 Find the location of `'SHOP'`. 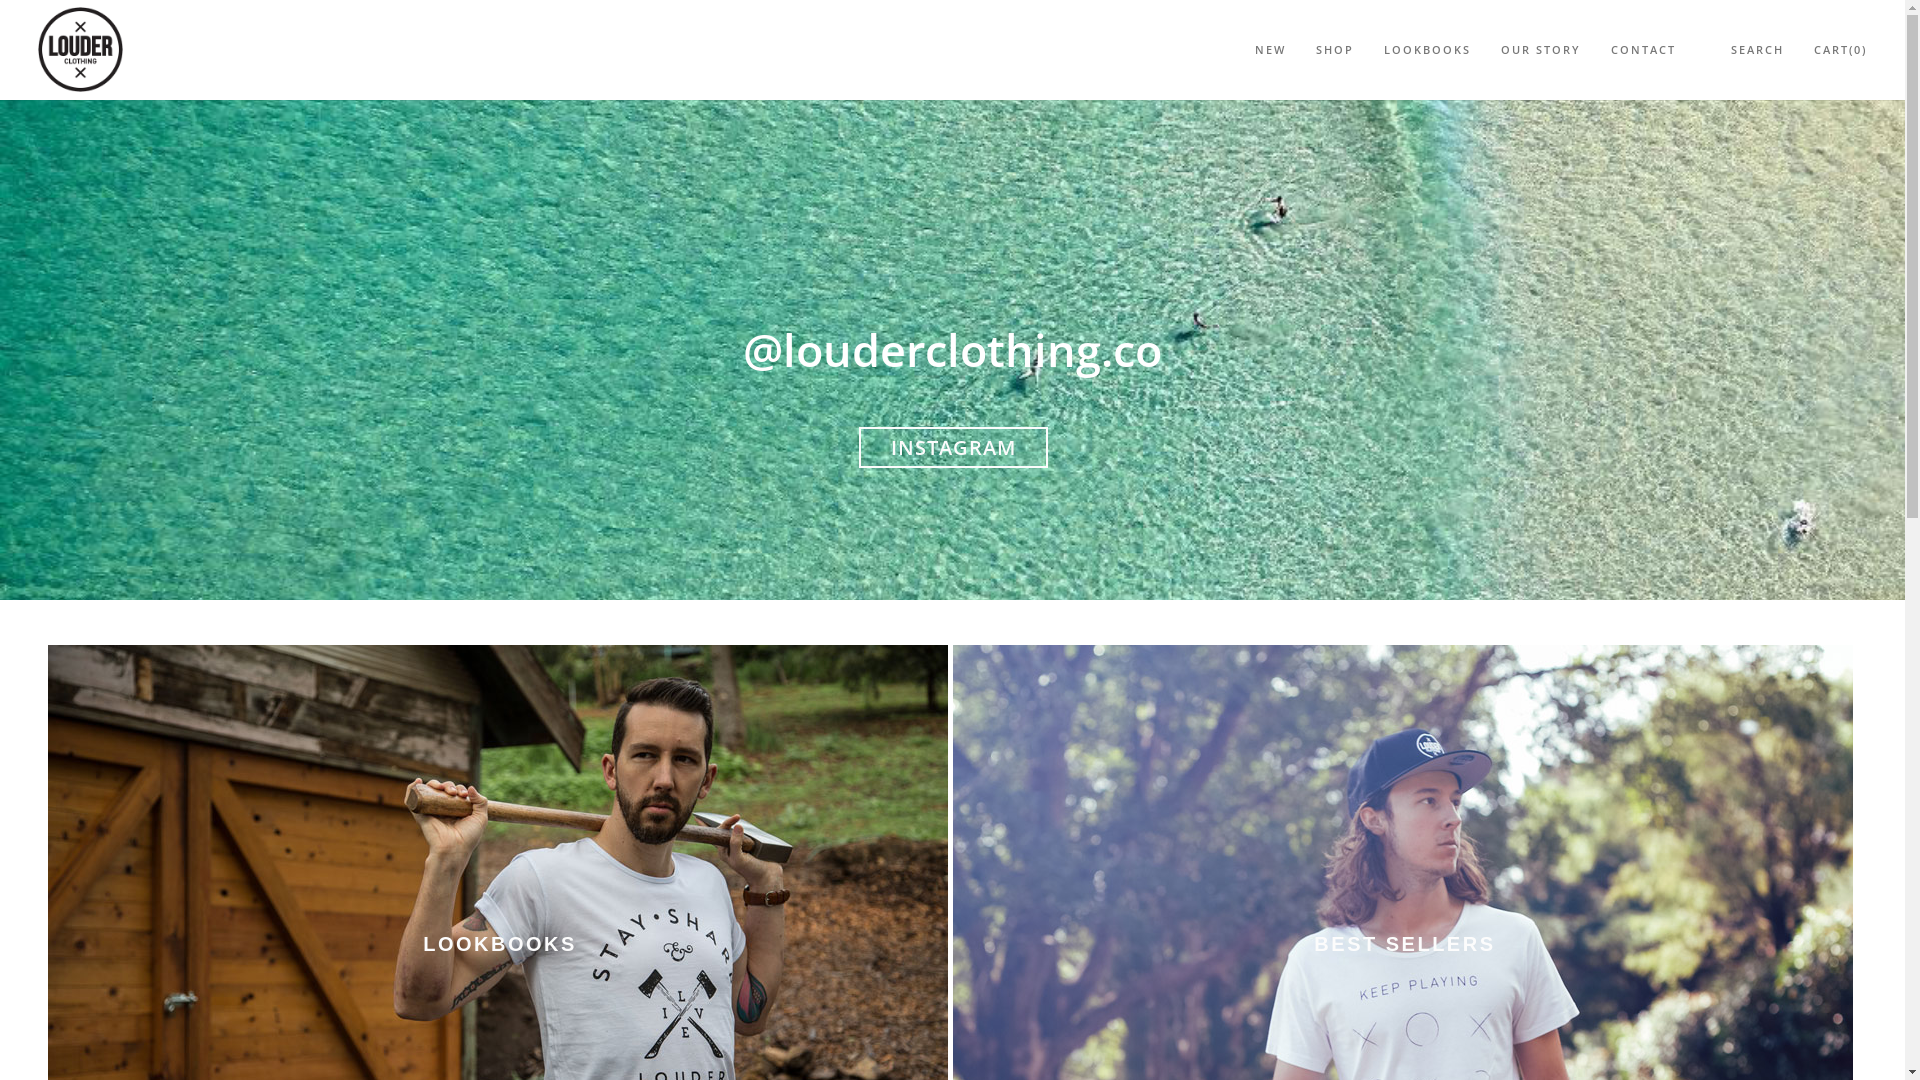

'SHOP' is located at coordinates (1315, 49).